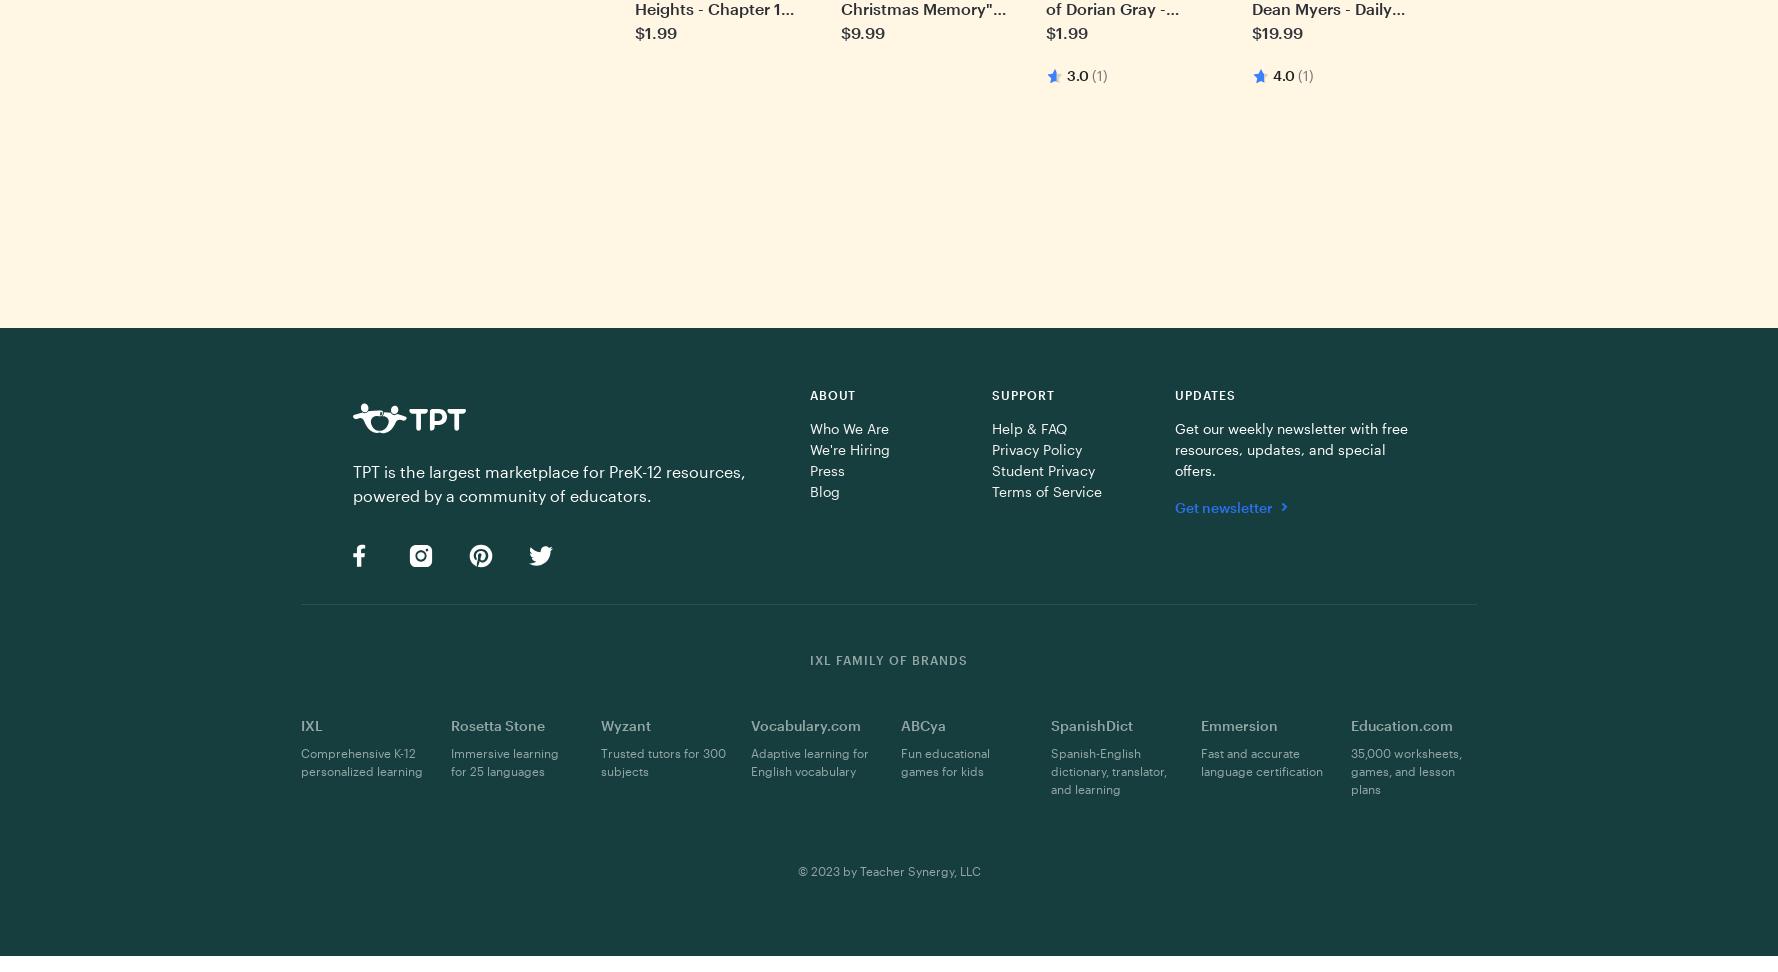 This screenshot has height=972, width=1778. Describe the element at coordinates (1238, 723) in the screenshot. I see `'Emmersion'` at that location.